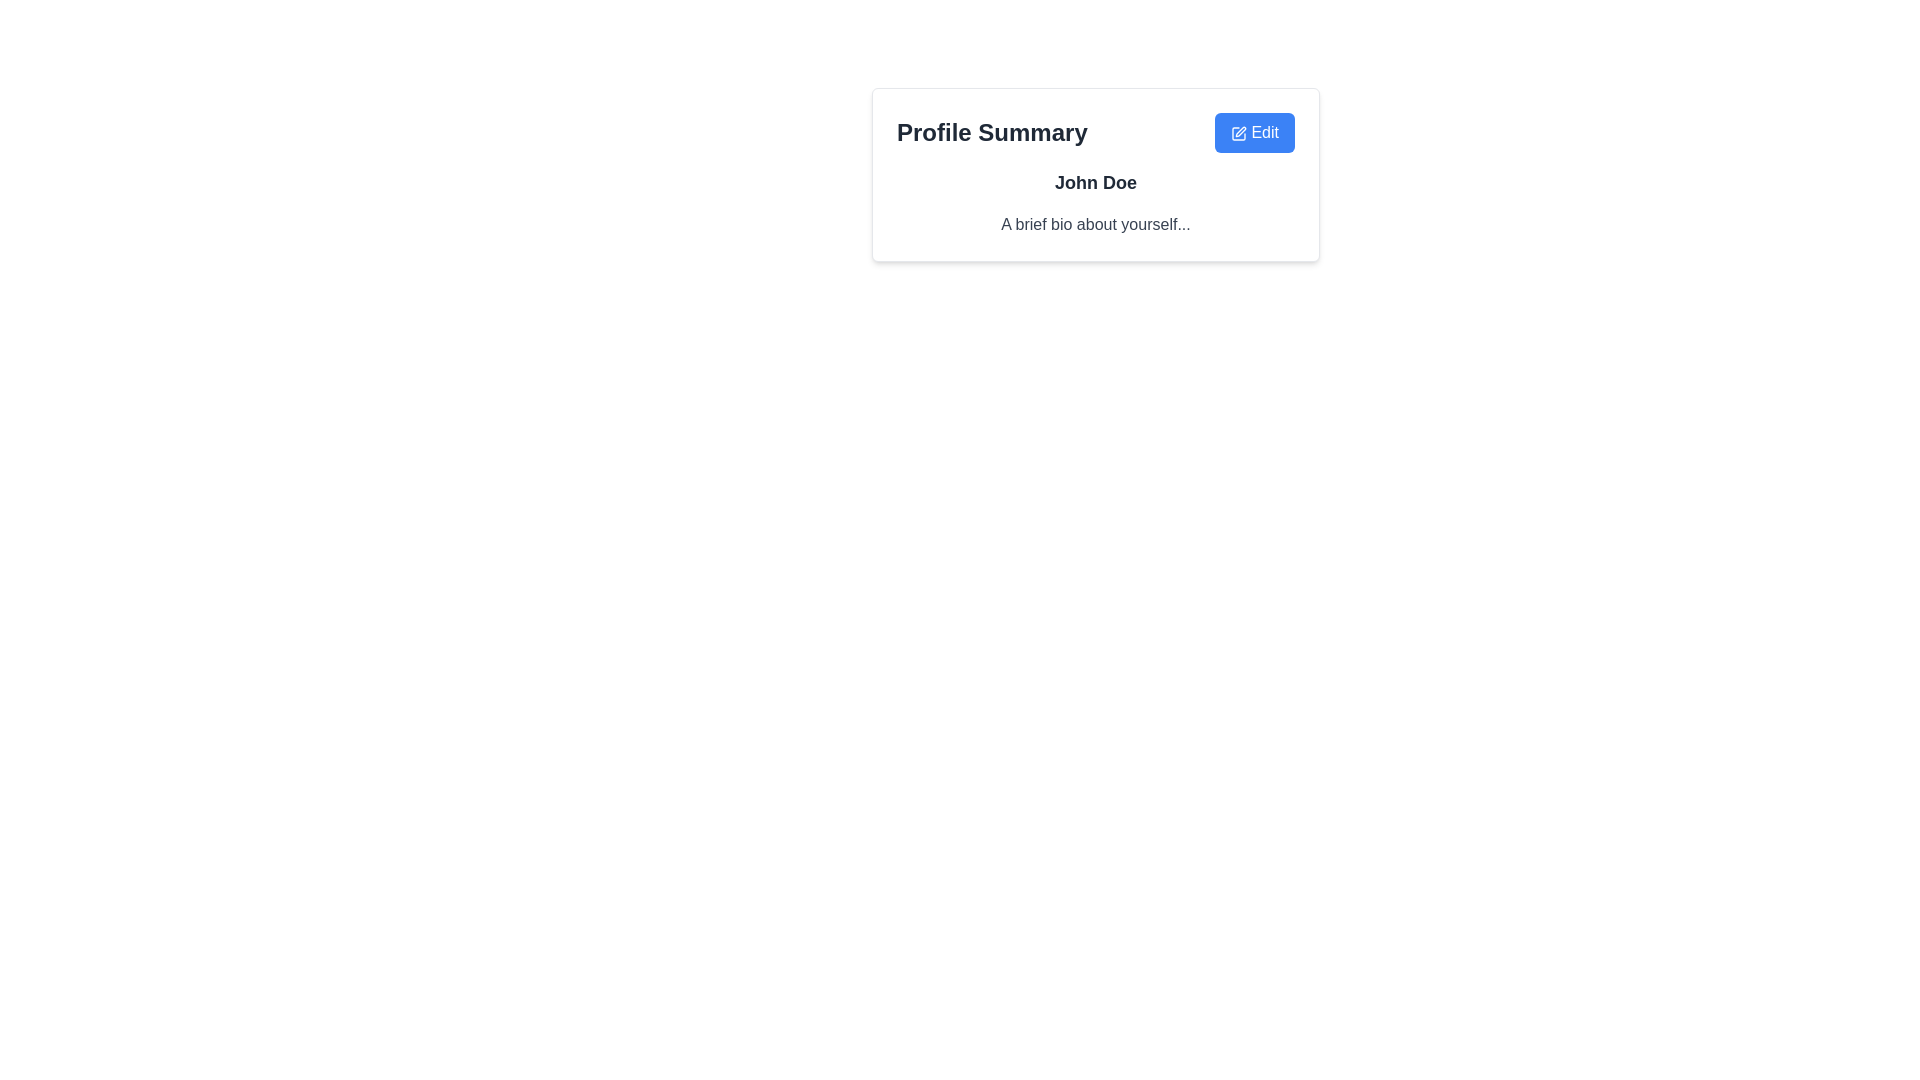  Describe the element at coordinates (1239, 131) in the screenshot. I see `the pen-like edit icon located at the top-right of the 'Profile Summary' card` at that location.